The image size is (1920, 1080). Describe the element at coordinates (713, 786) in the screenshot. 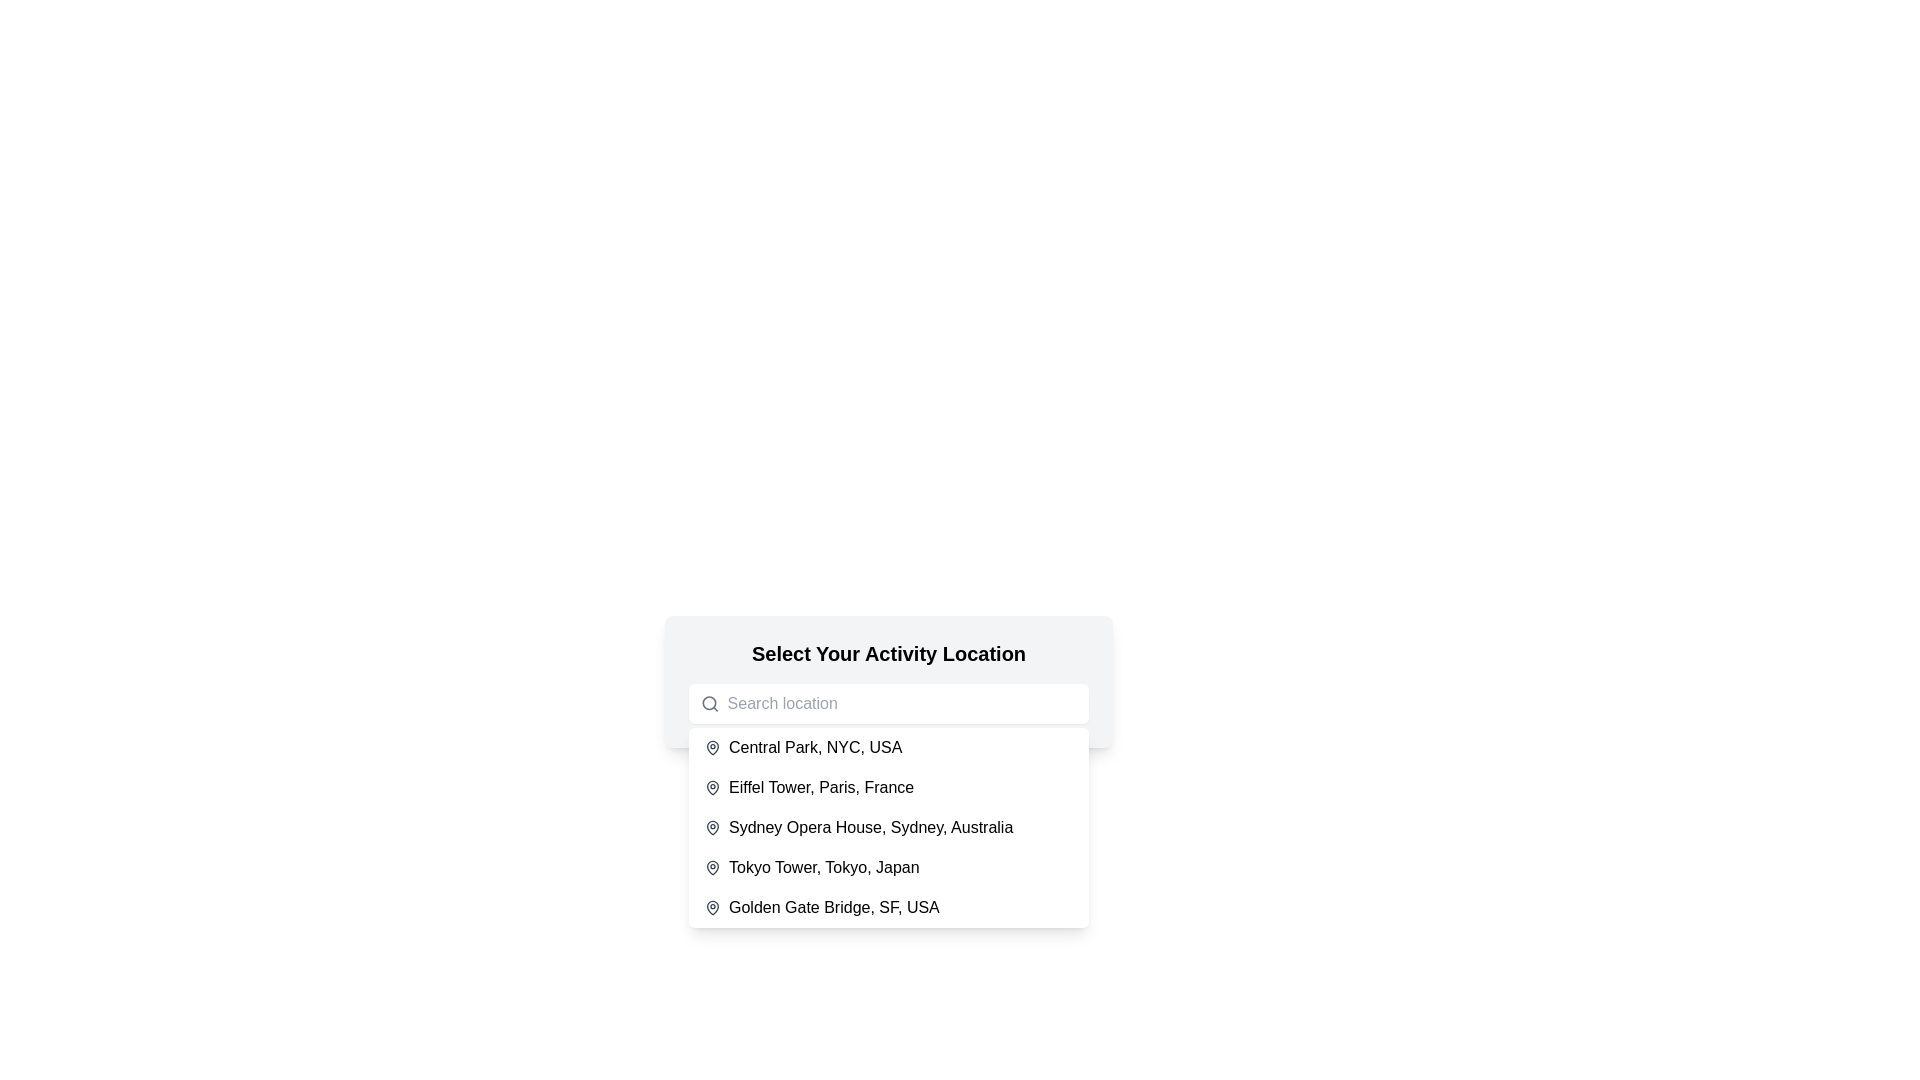

I see `the map pin icon located to the left of the text 'Eiffel Tower, Paris, France'` at that location.